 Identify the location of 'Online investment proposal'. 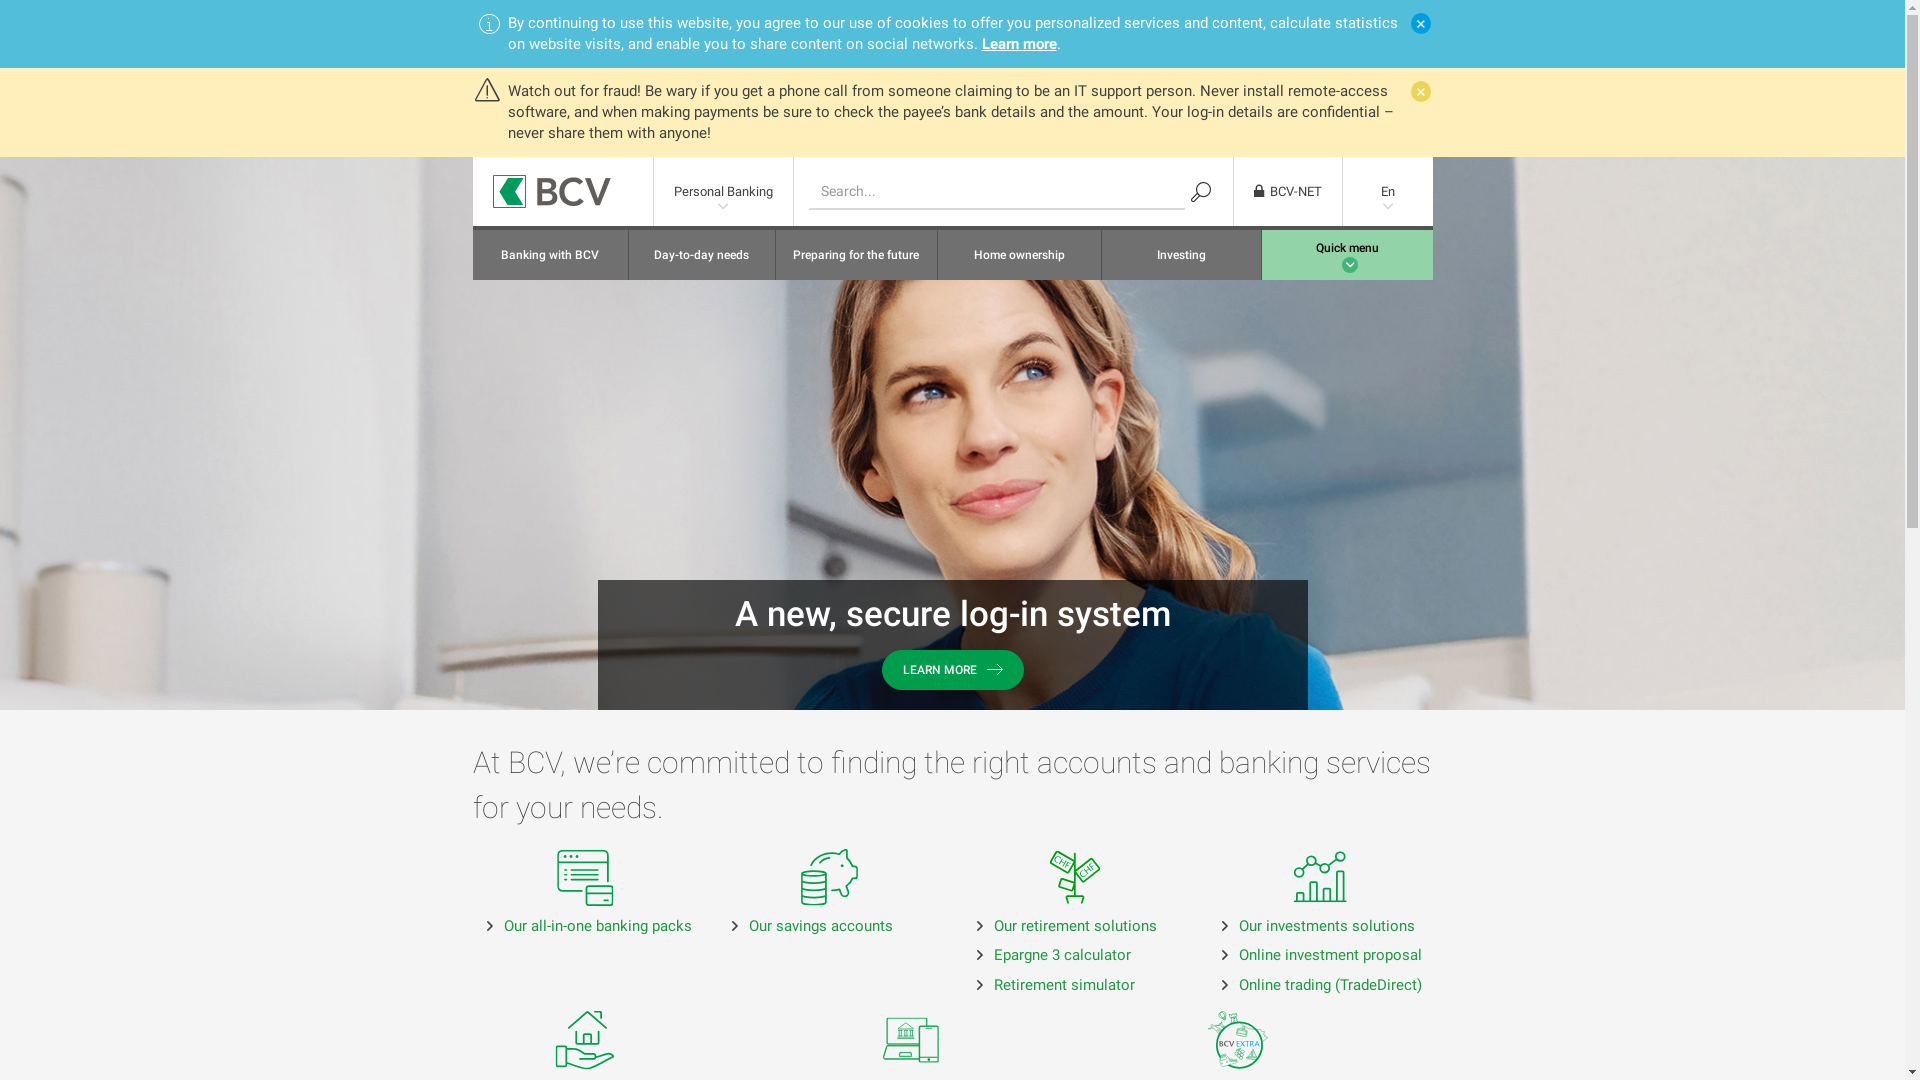
(1329, 954).